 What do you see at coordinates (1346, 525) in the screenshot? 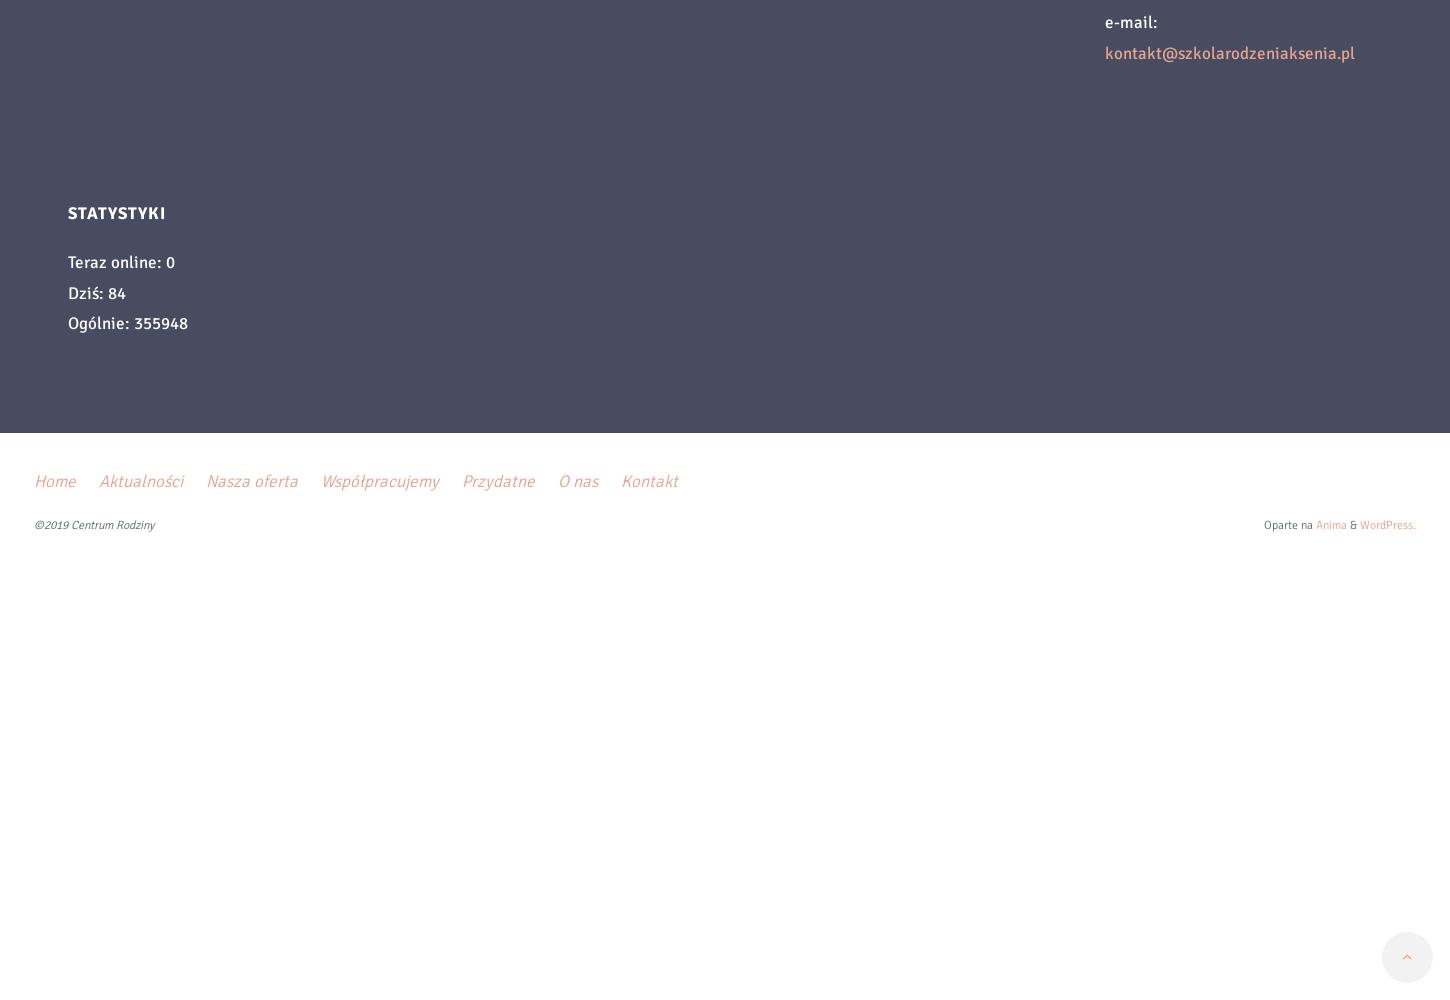
I see `'&'` at bounding box center [1346, 525].